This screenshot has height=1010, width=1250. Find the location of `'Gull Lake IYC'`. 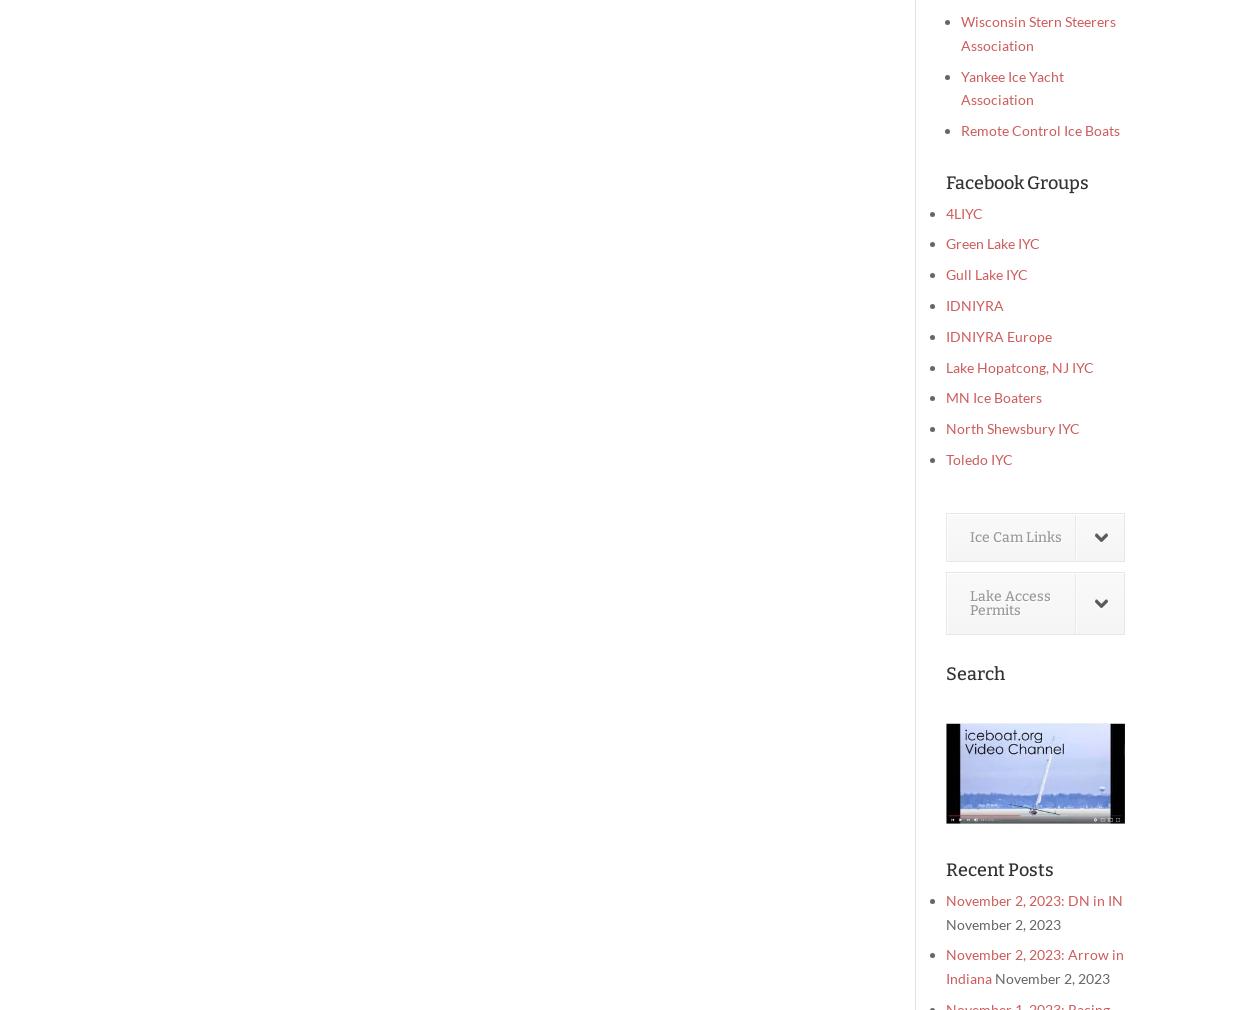

'Gull Lake IYC' is located at coordinates (986, 274).